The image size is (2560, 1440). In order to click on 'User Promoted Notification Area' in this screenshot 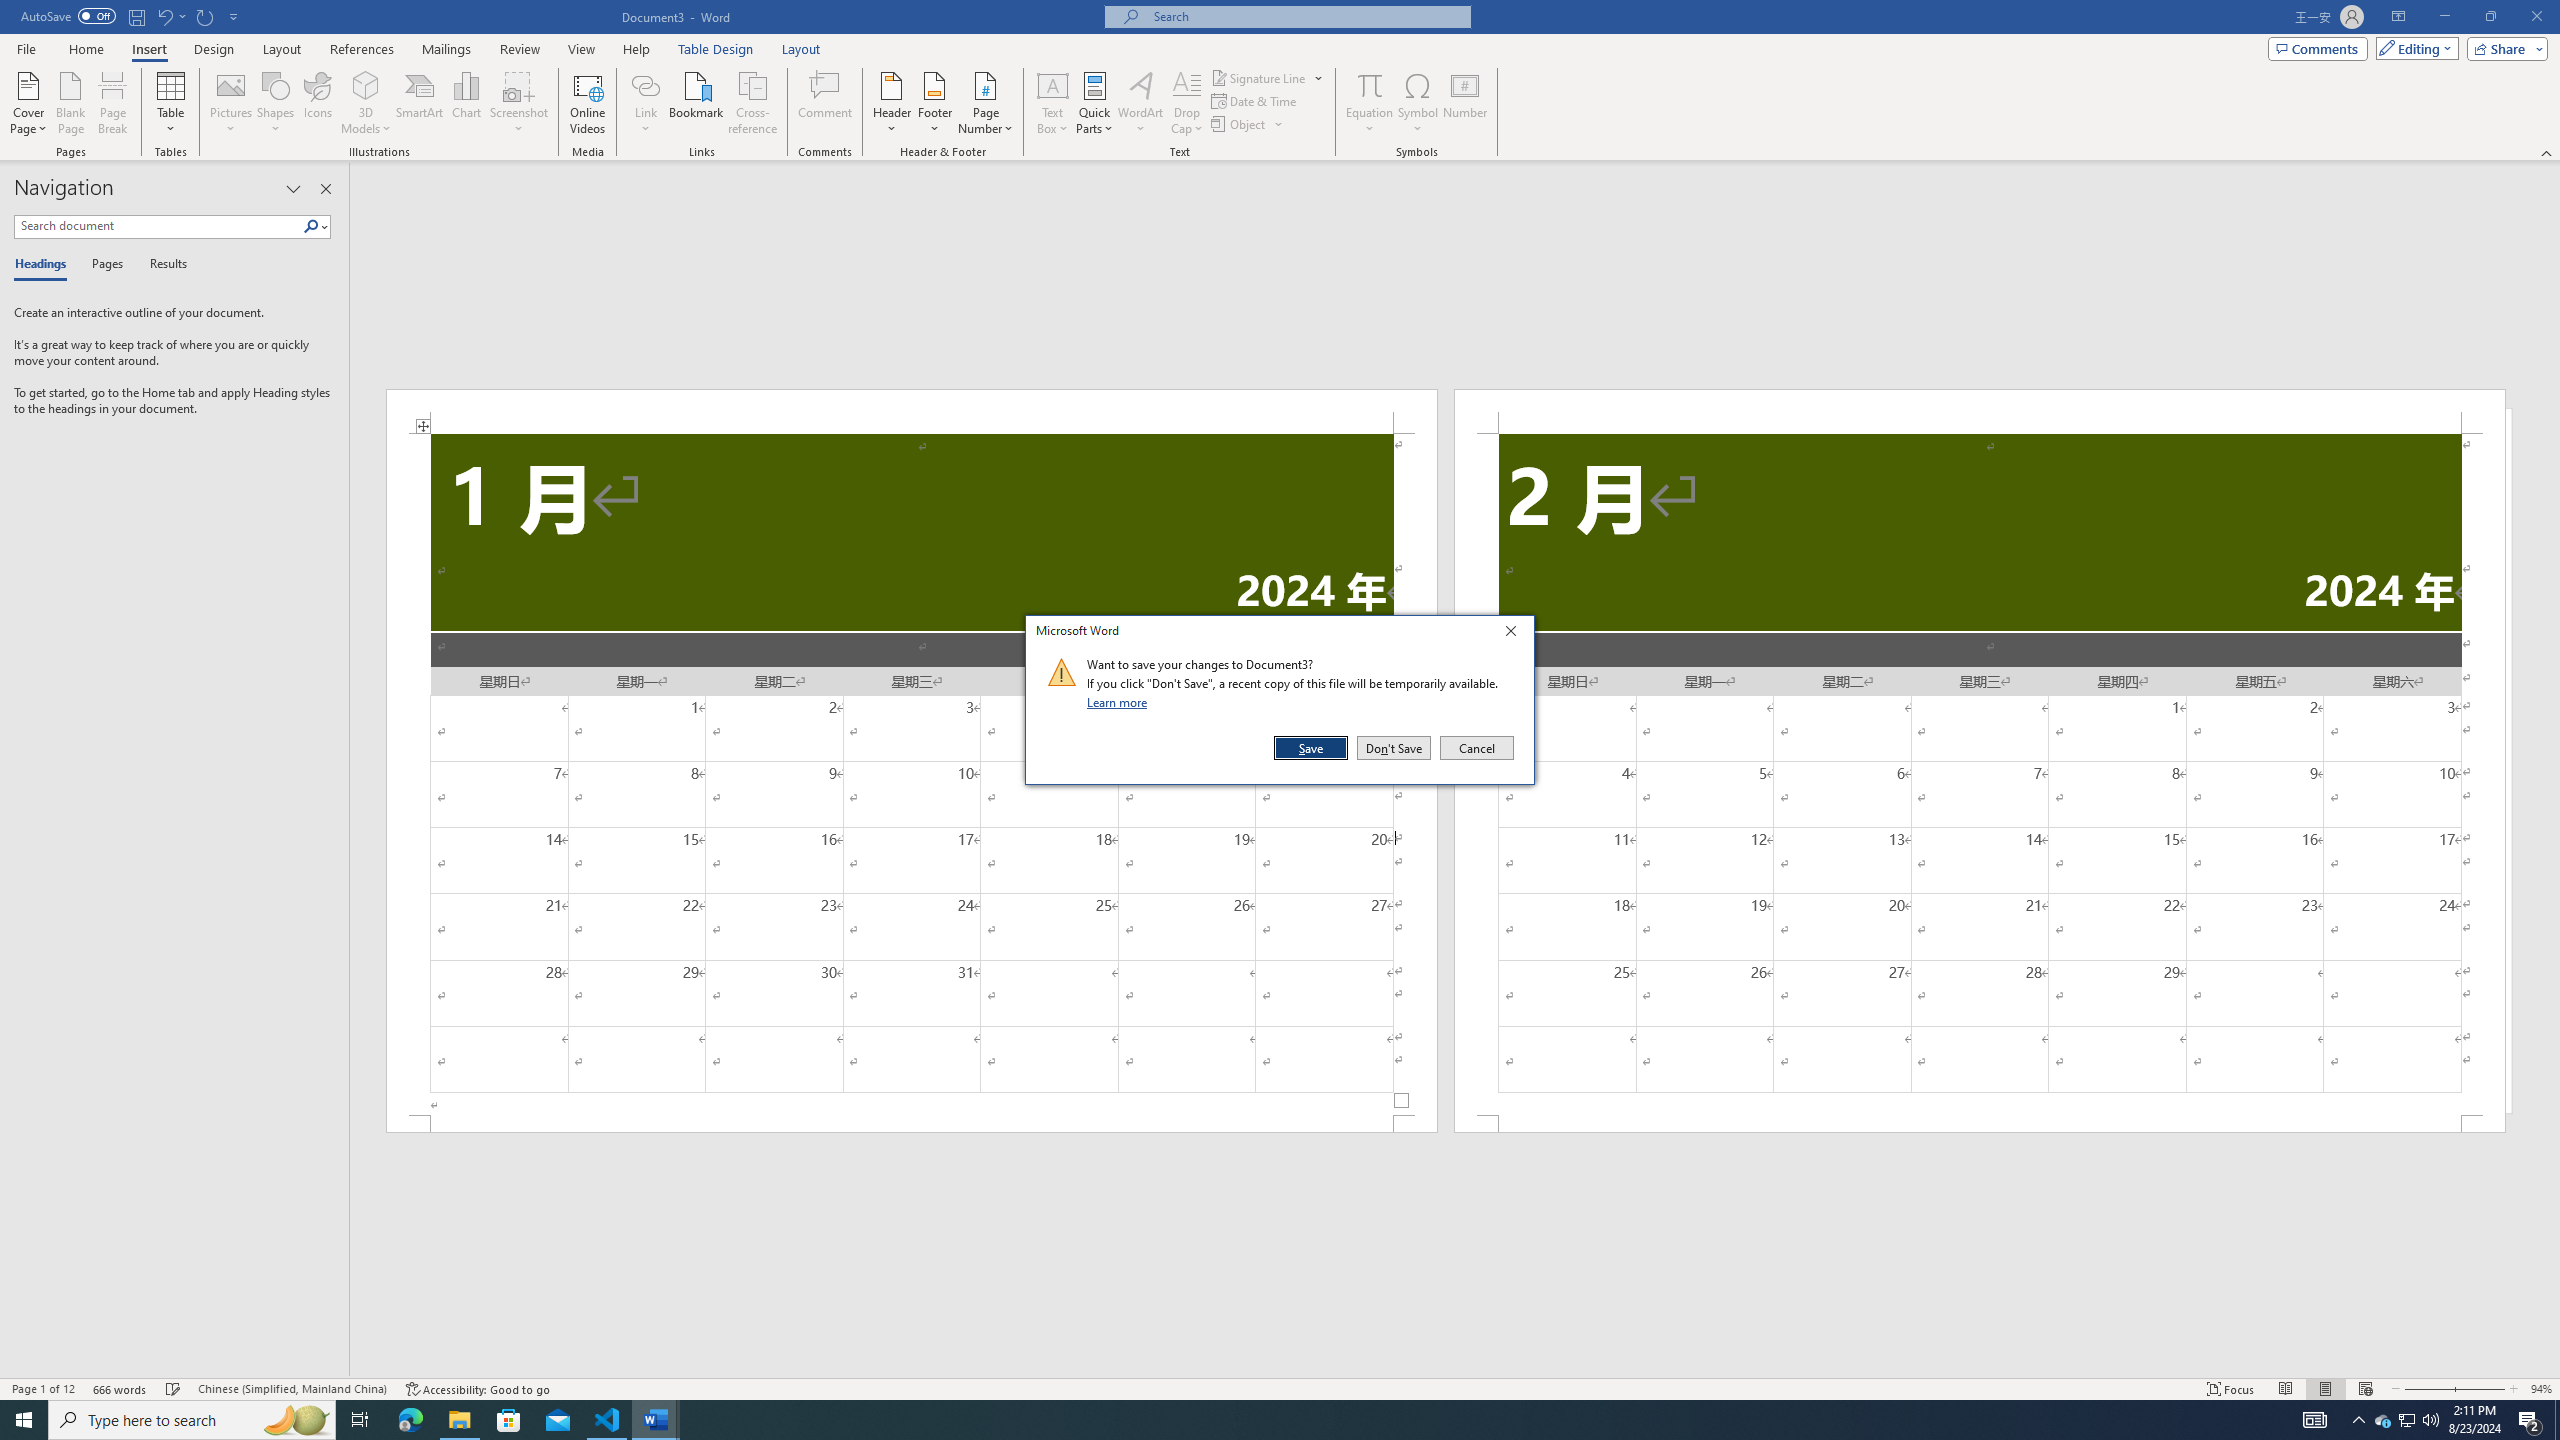, I will do `click(2405, 1418)`.